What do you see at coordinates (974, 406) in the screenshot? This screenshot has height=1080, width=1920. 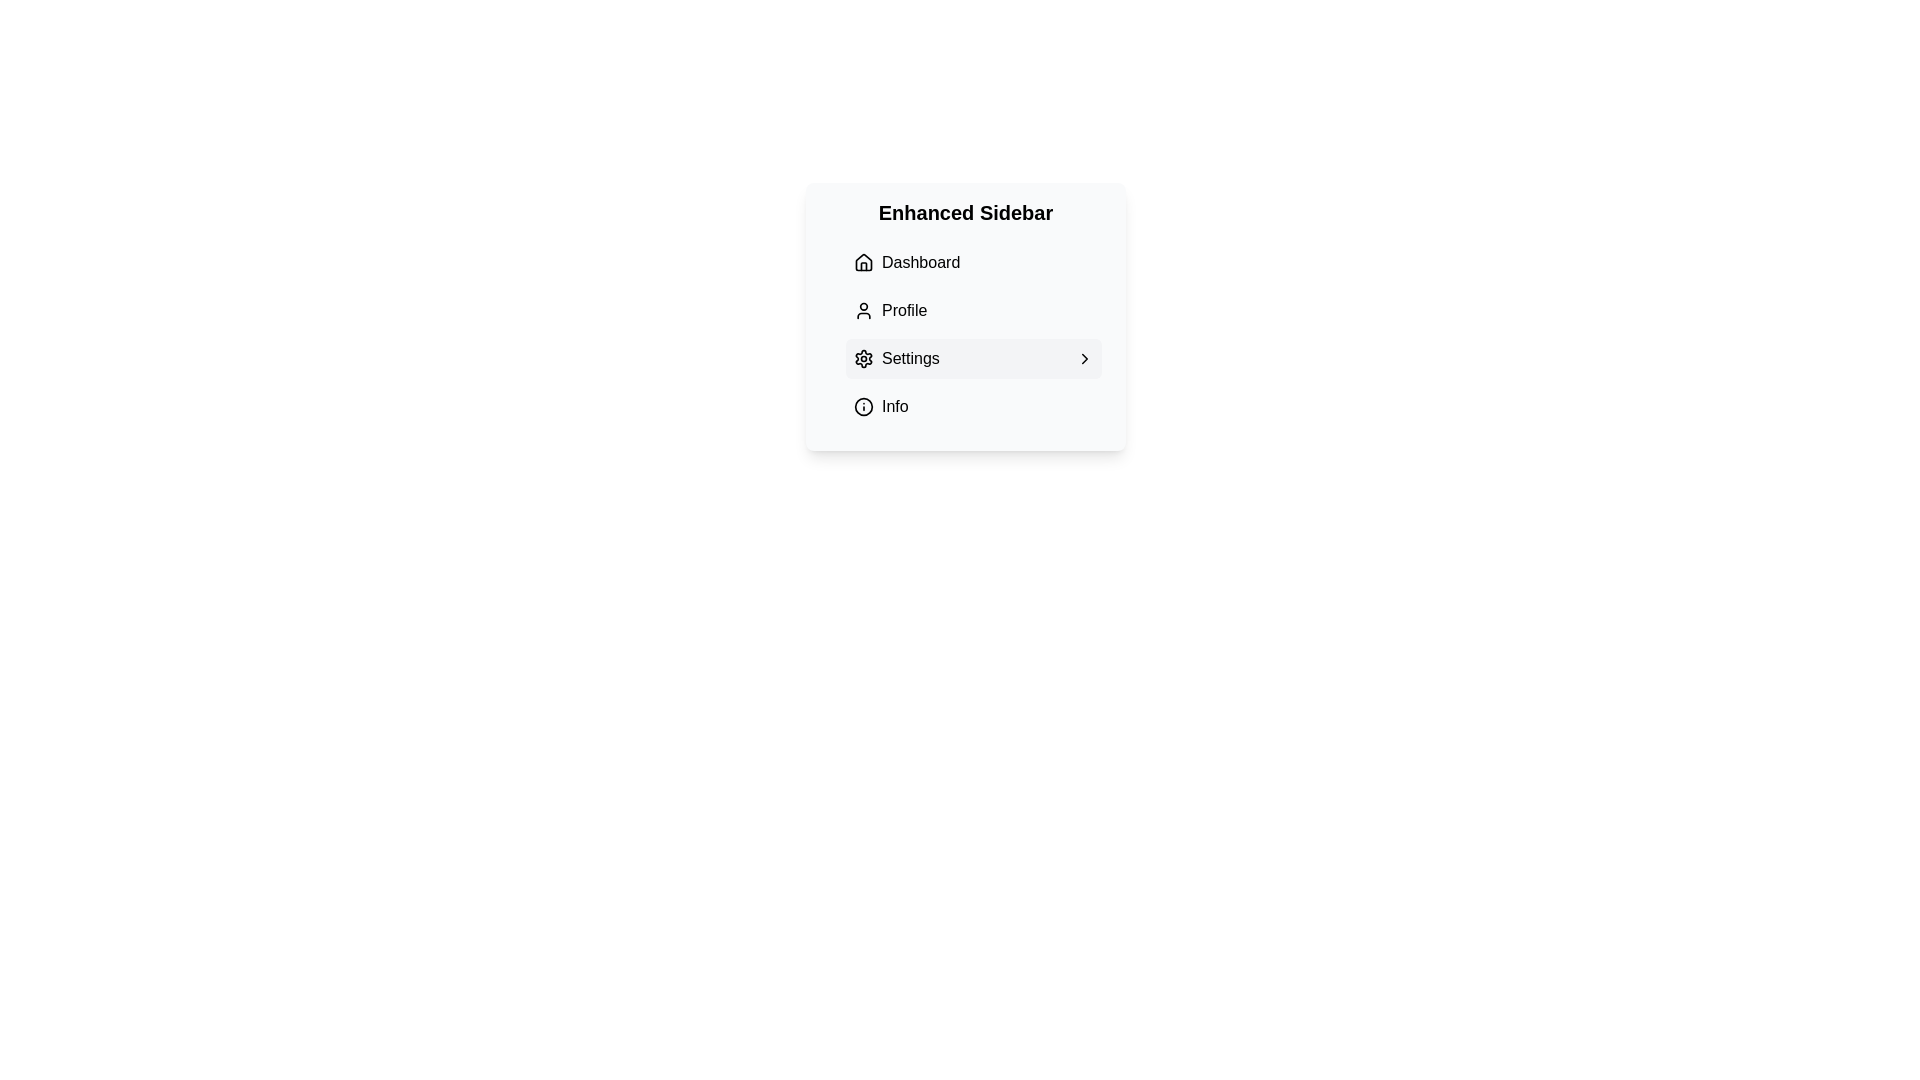 I see `the 'Info' button located at the bottom of the 'Enhanced Sidebar', which is the fourth item in the list` at bounding box center [974, 406].